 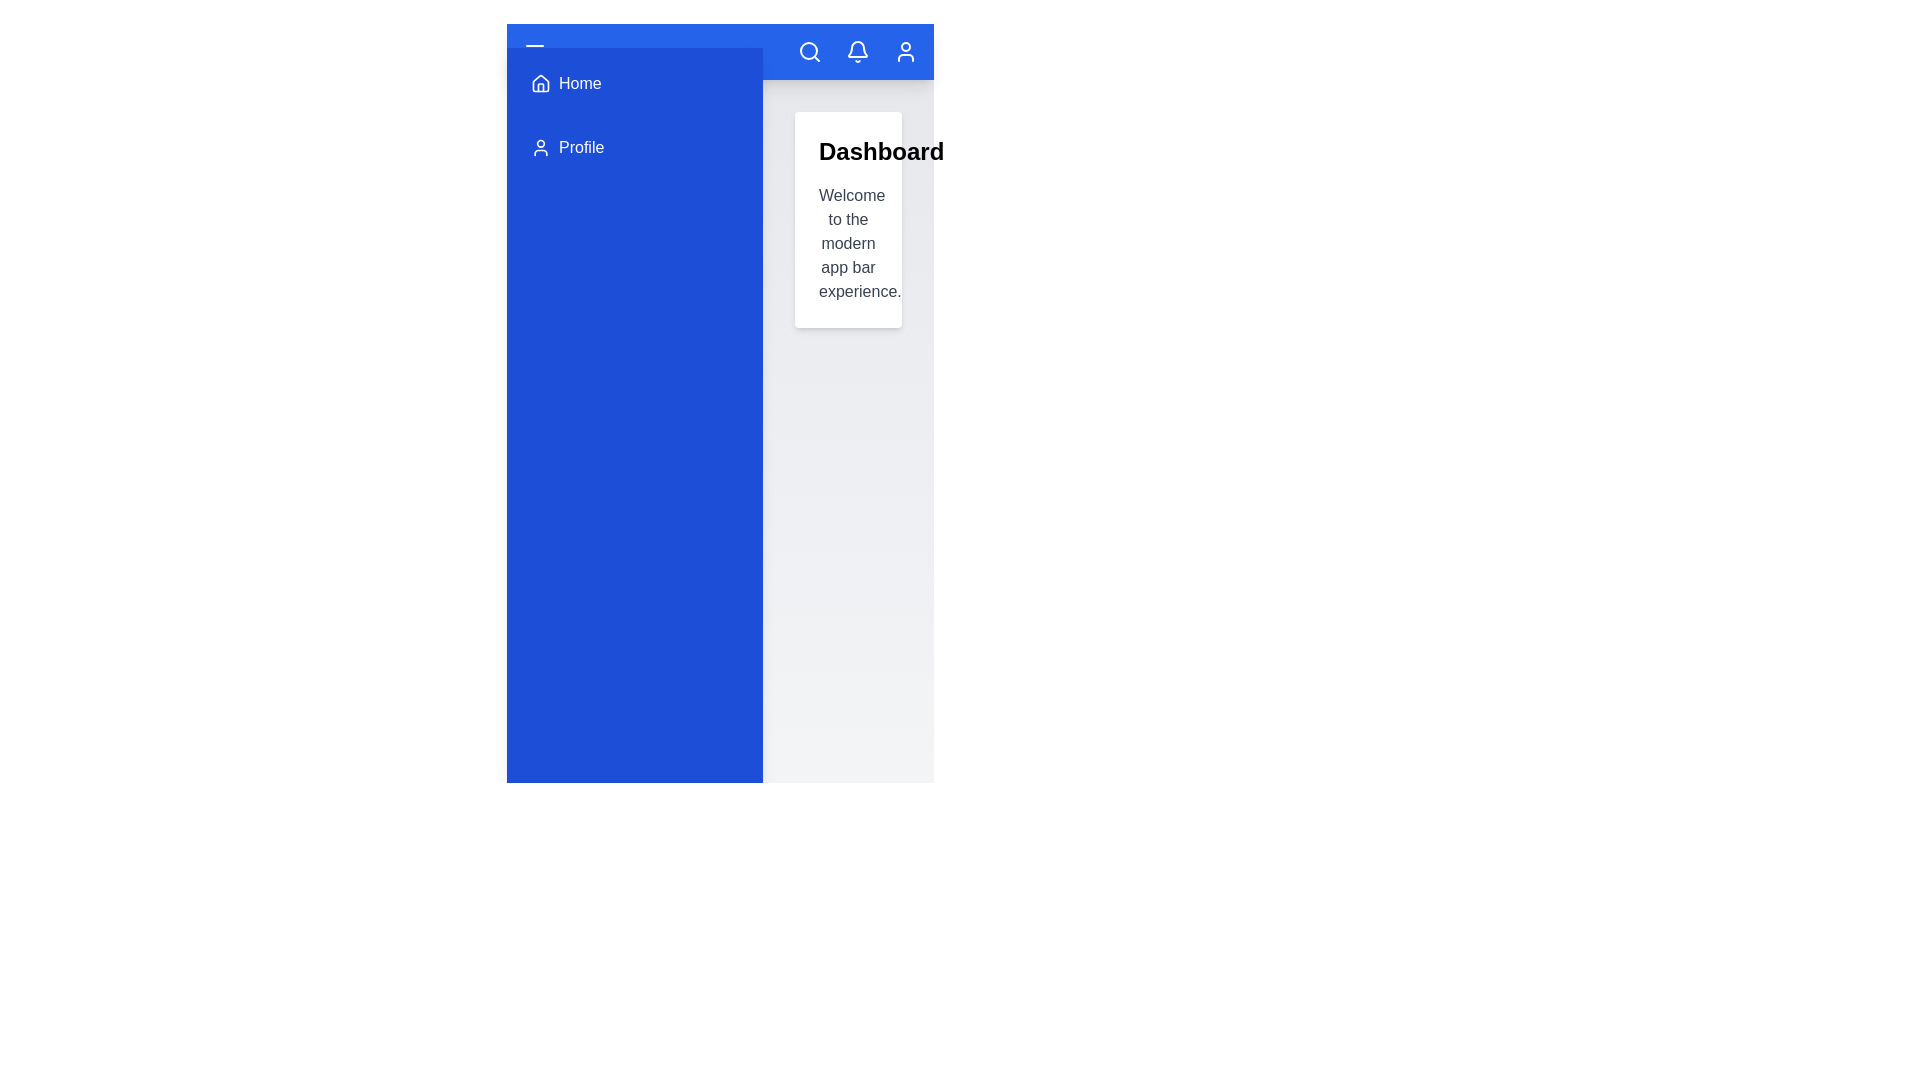 I want to click on the user profile icon located at the top right corner of the app bar, so click(x=905, y=50).